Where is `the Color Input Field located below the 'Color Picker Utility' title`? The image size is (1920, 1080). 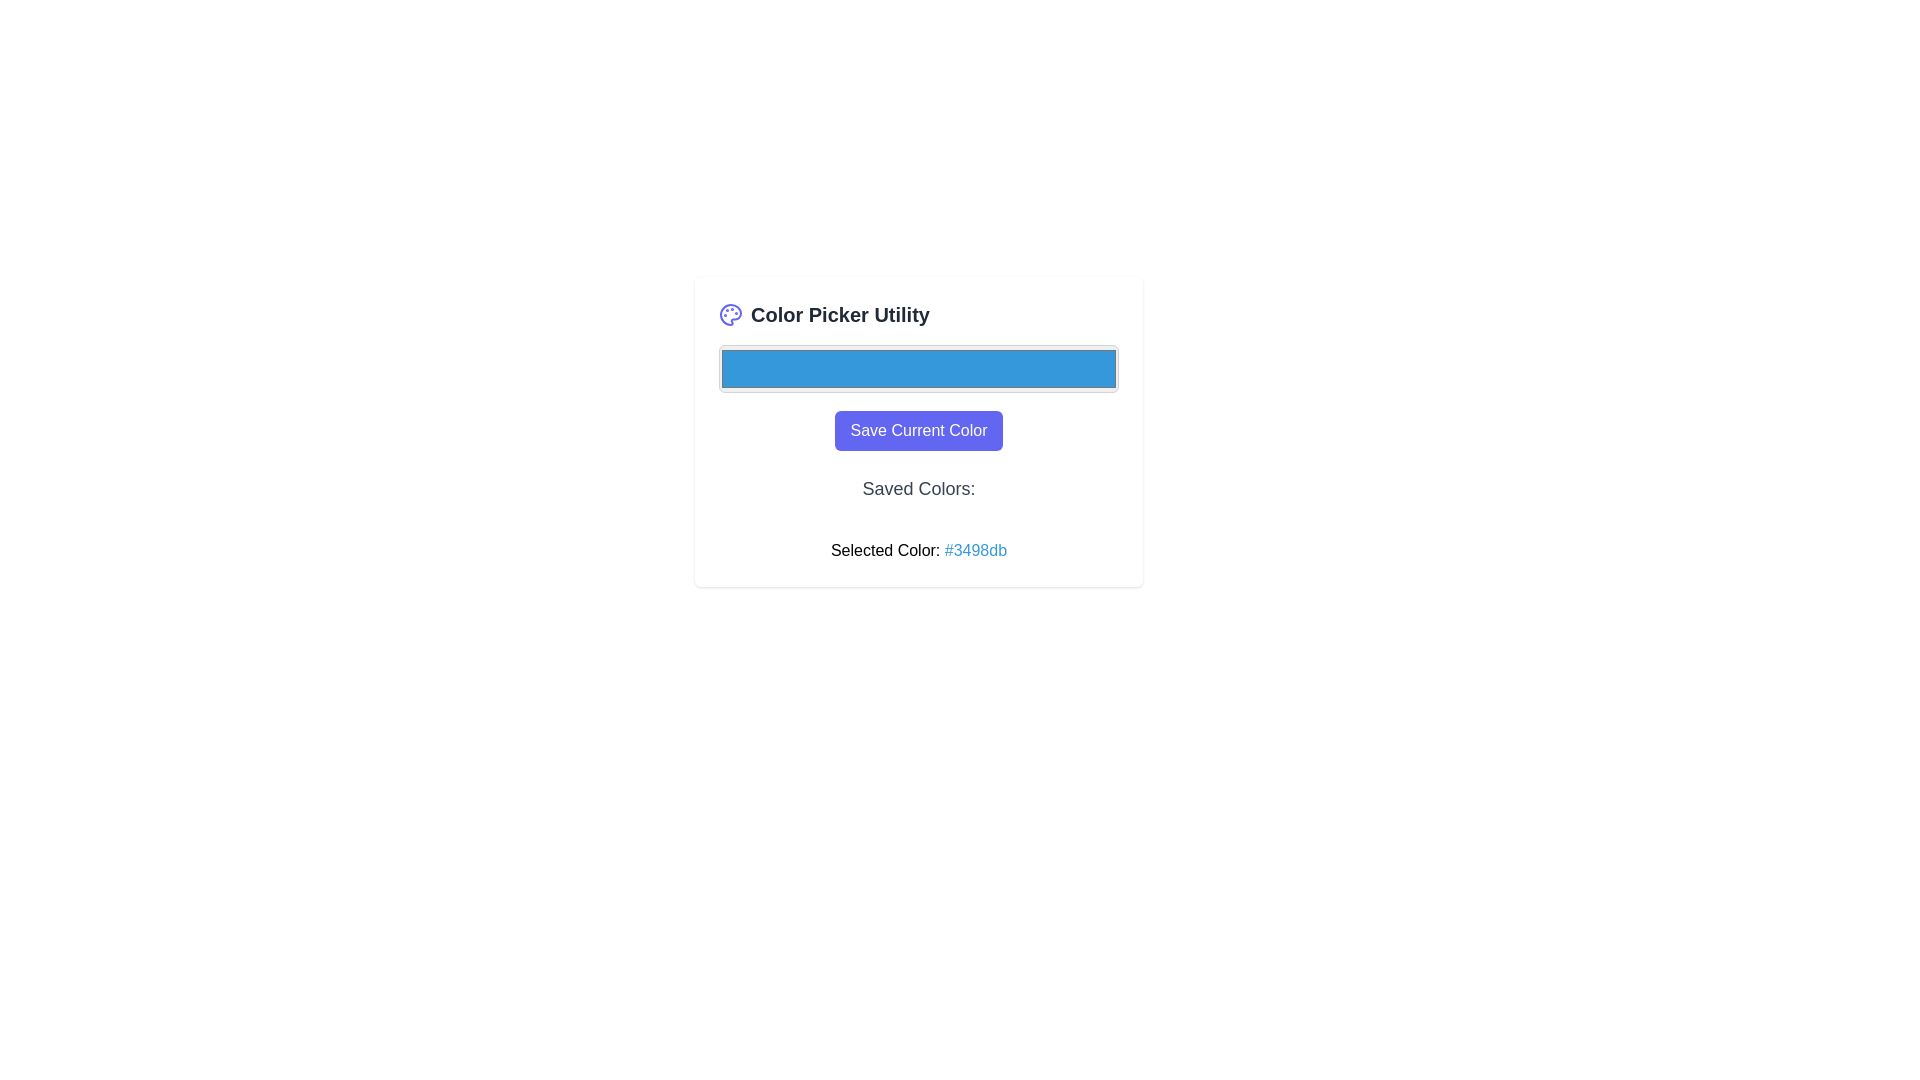 the Color Input Field located below the 'Color Picker Utility' title is located at coordinates (917, 369).